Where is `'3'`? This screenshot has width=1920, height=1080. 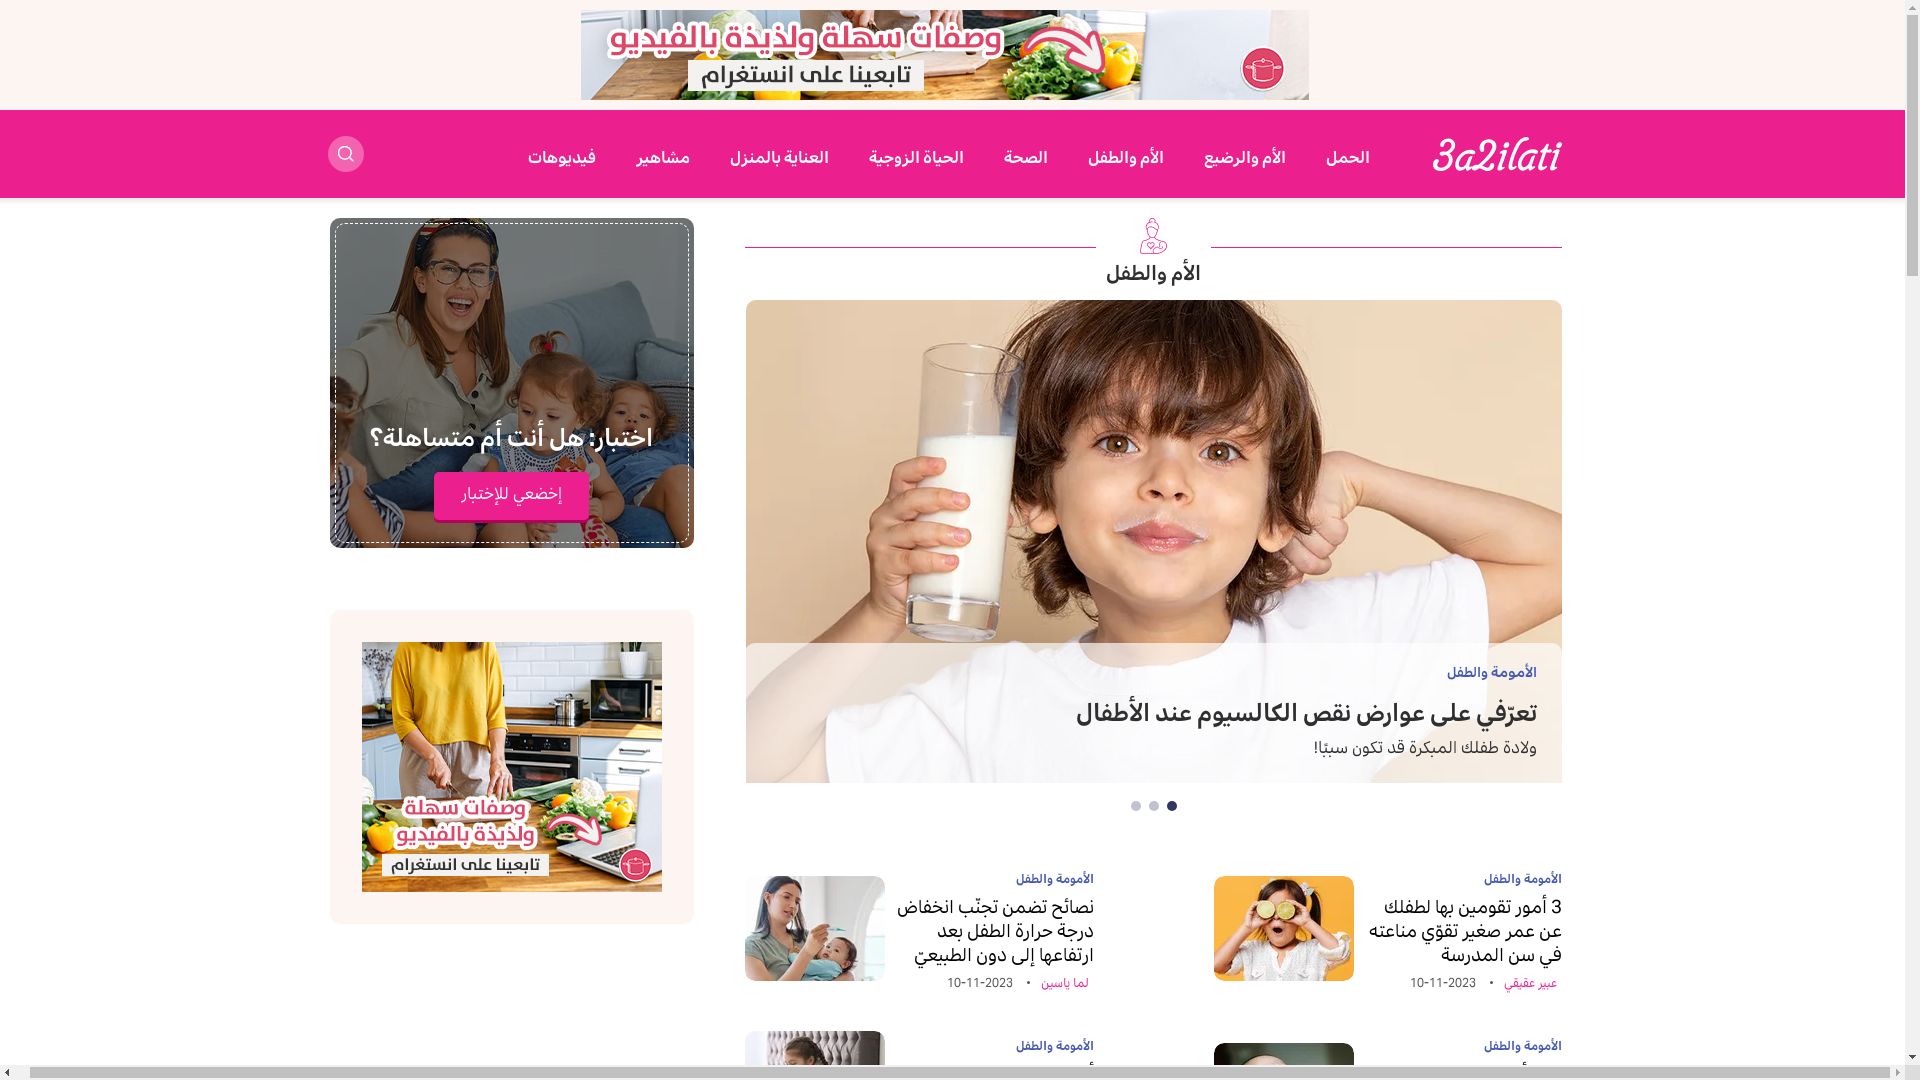
'3' is located at coordinates (1136, 805).